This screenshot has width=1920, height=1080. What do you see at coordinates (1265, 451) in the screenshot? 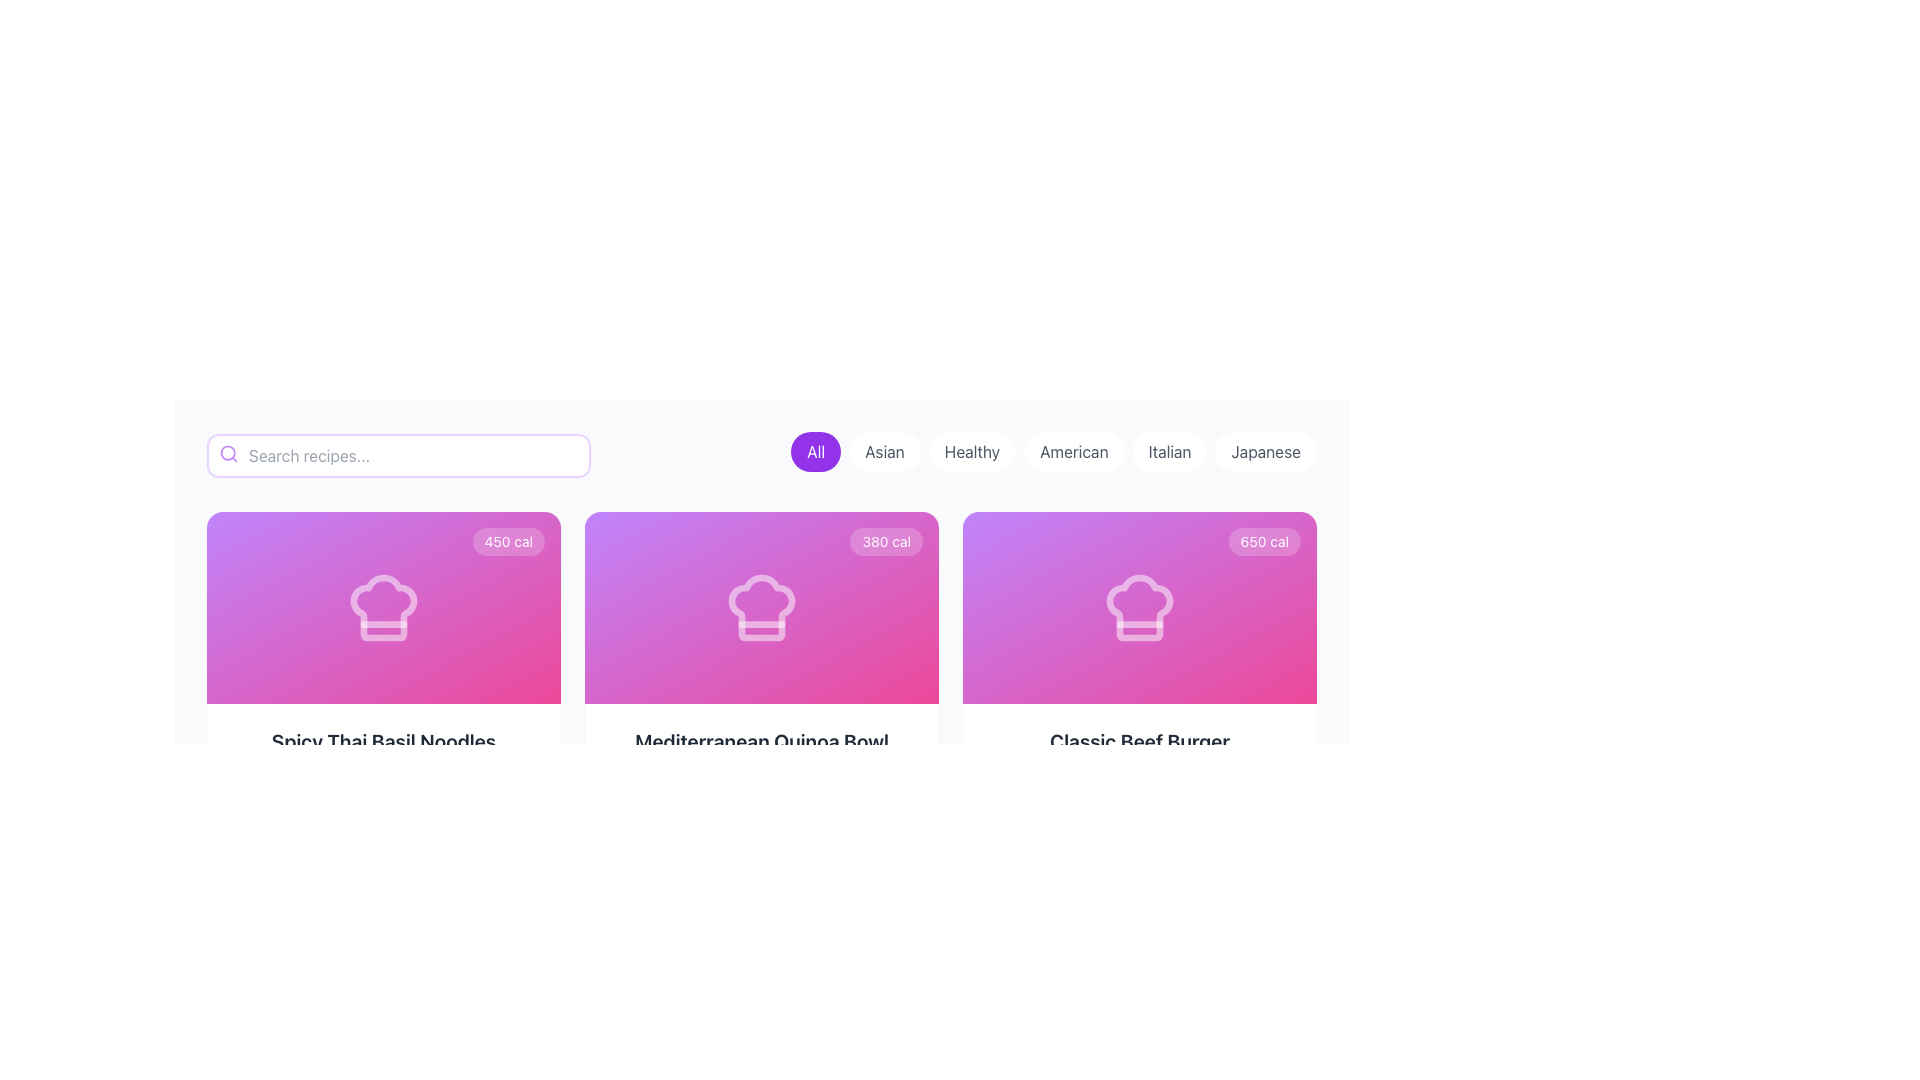
I see `the pill-shaped button labeled 'Japanese' to observe the hover effect, which changes the background to a light purple shade` at bounding box center [1265, 451].